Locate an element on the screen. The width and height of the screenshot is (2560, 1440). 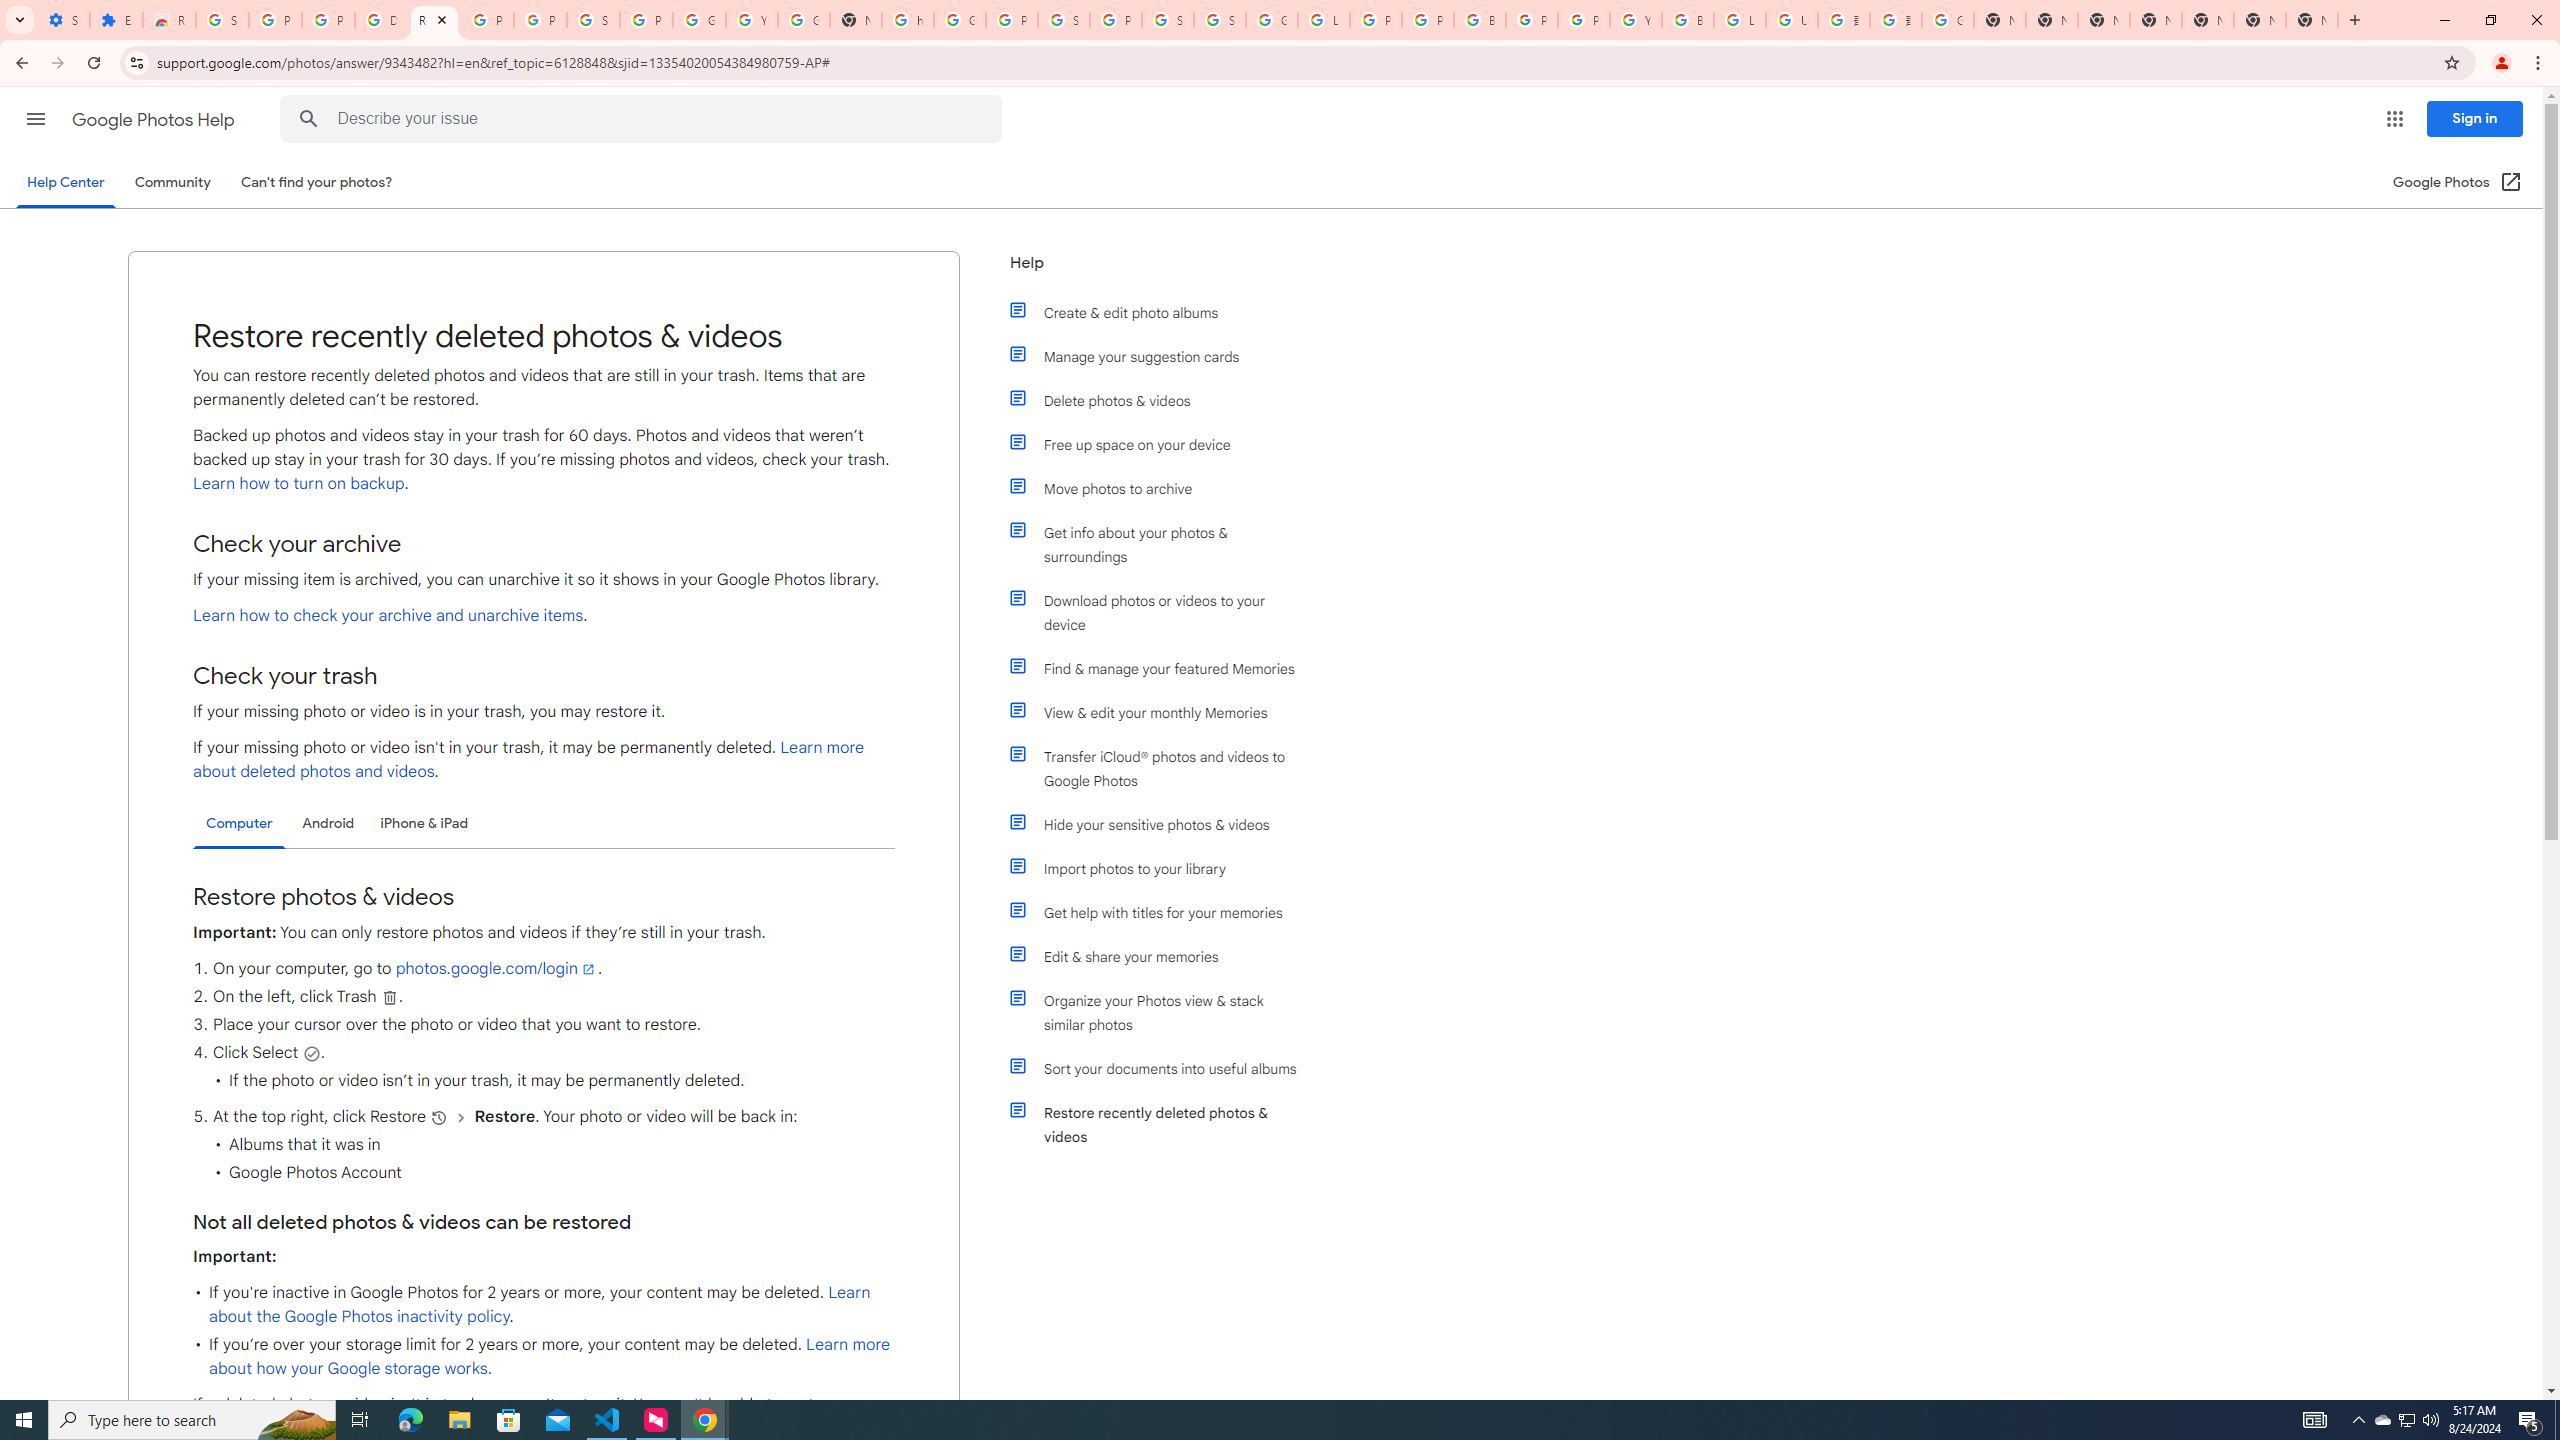
'Privacy Help Center - Policies Help' is located at coordinates (1375, 19).